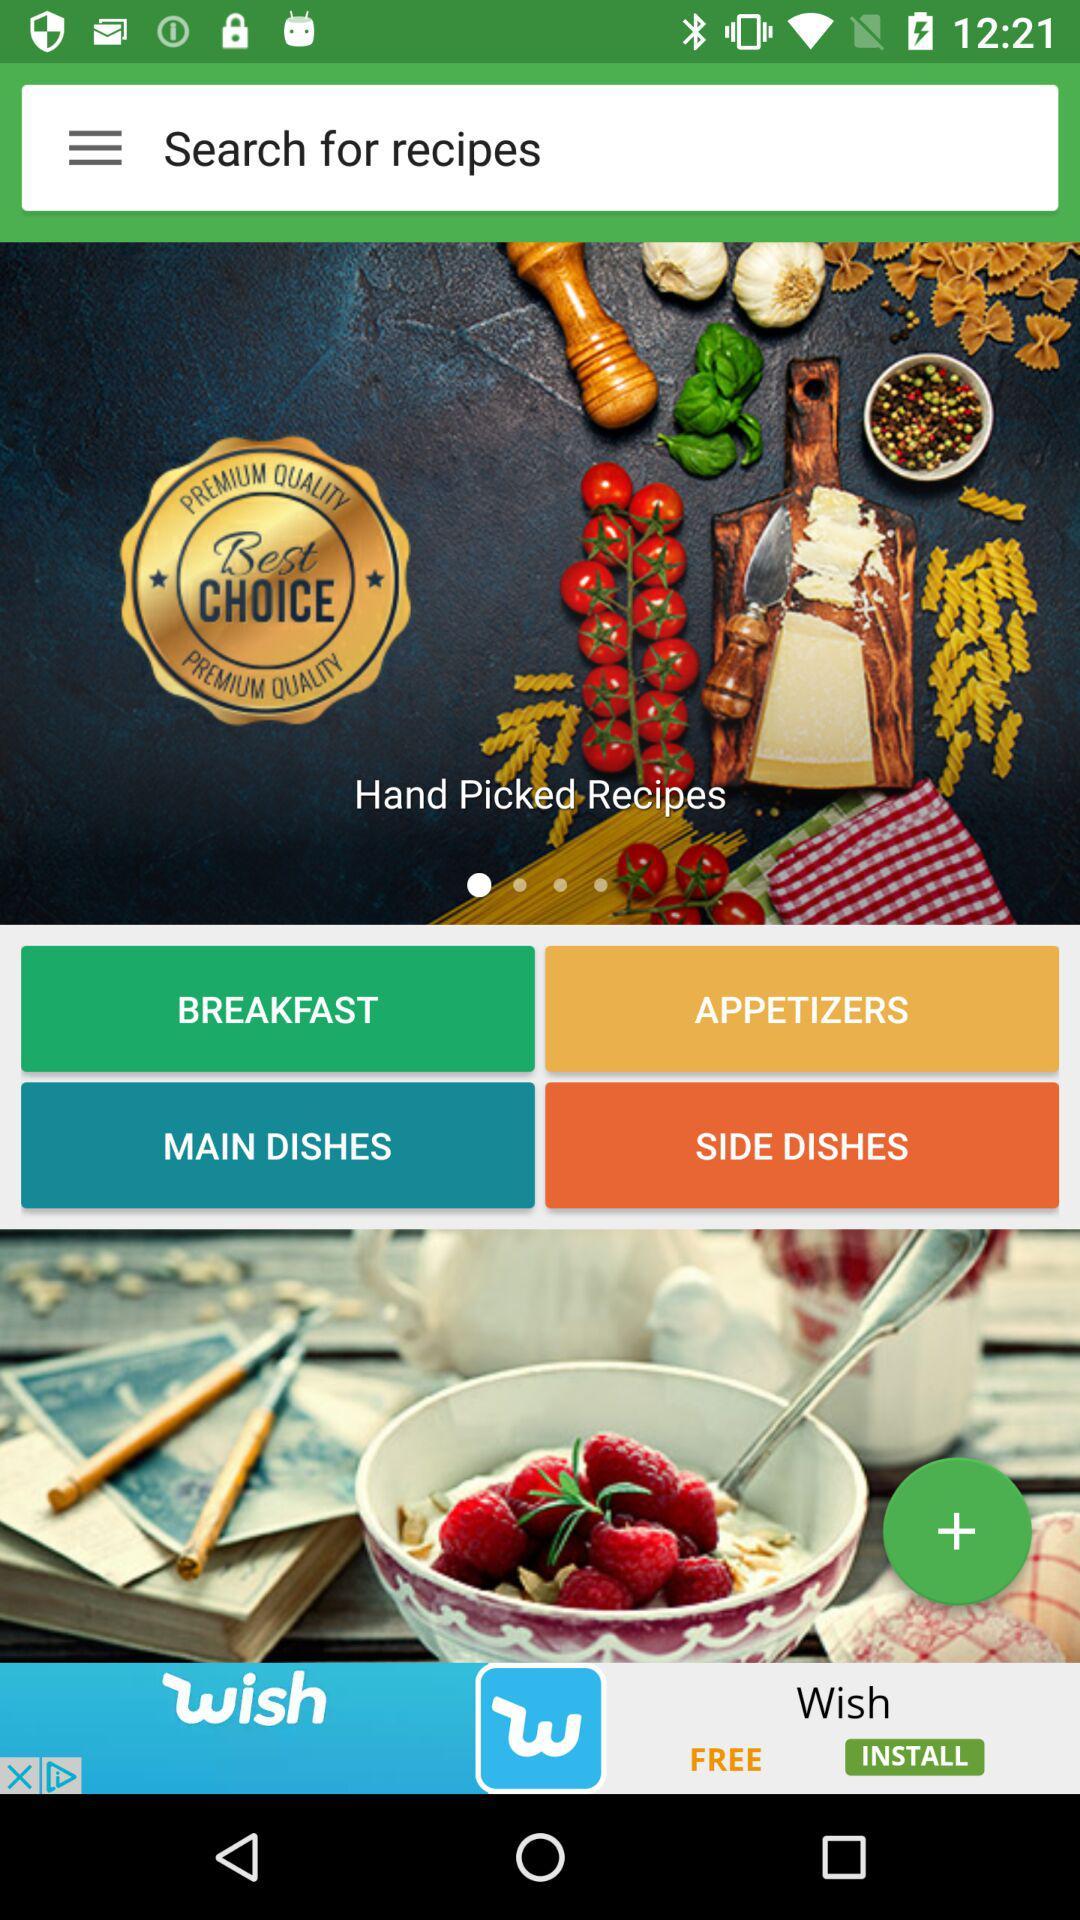  Describe the element at coordinates (955, 1538) in the screenshot. I see `the add icon` at that location.